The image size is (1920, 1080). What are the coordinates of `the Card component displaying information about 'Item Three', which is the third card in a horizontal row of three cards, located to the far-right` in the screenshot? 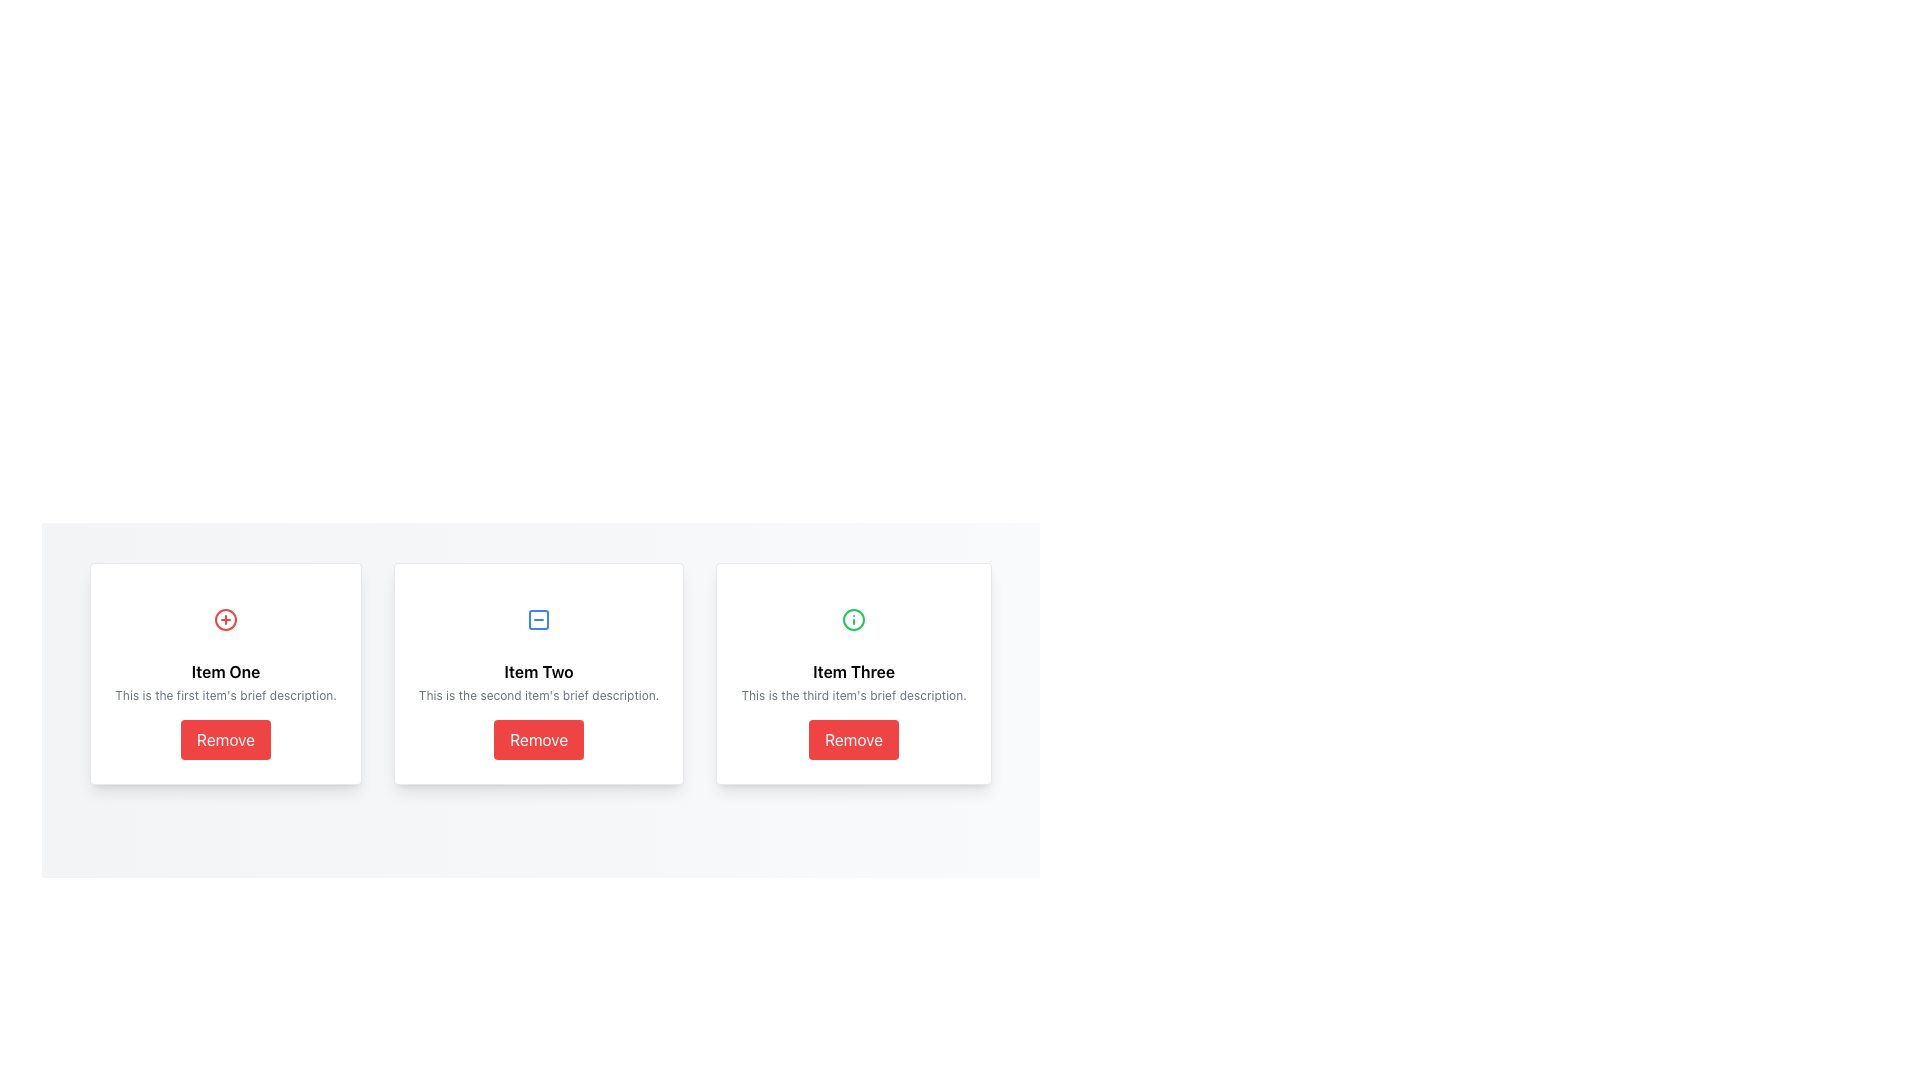 It's located at (854, 674).